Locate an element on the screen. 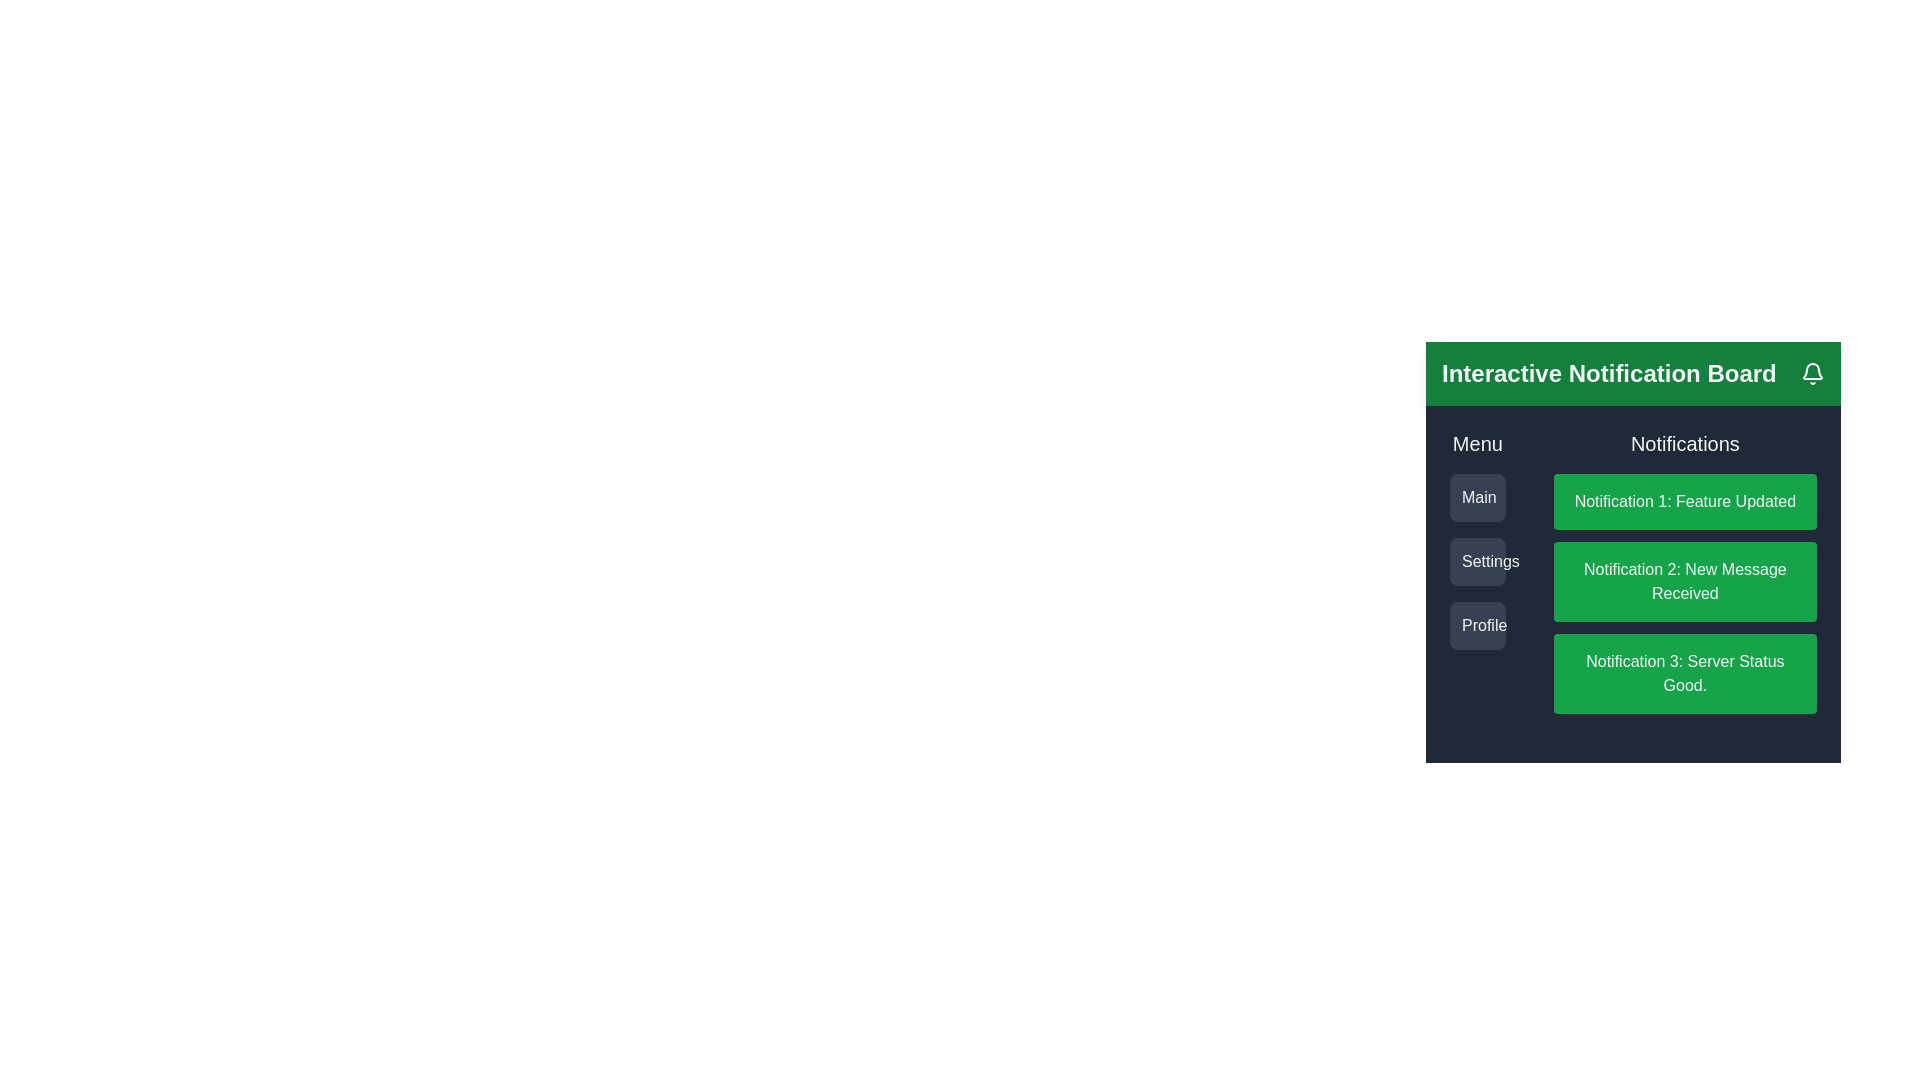 The width and height of the screenshot is (1920, 1080). the bell icon located on the far-right side of the header is located at coordinates (1813, 374).